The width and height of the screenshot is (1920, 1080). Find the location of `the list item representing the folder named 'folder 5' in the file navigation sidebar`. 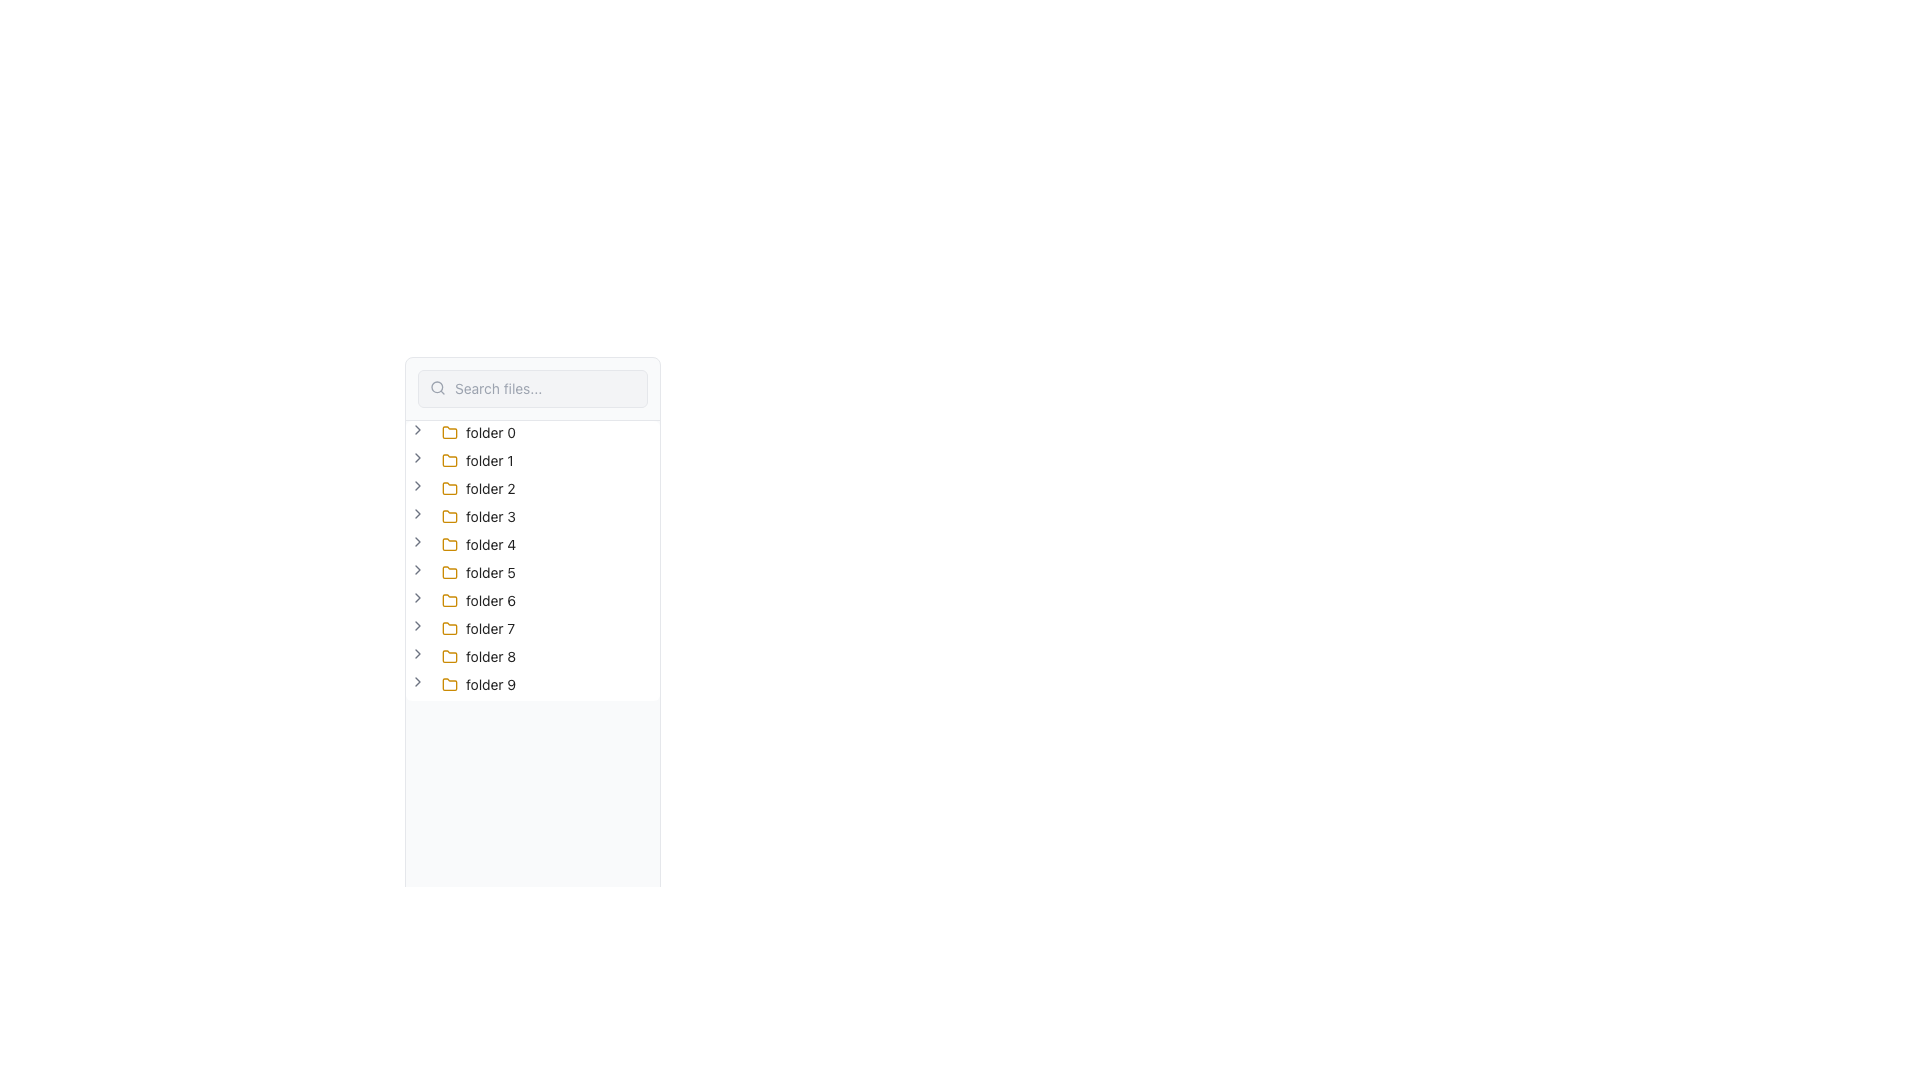

the list item representing the folder named 'folder 5' in the file navigation sidebar is located at coordinates (478, 573).